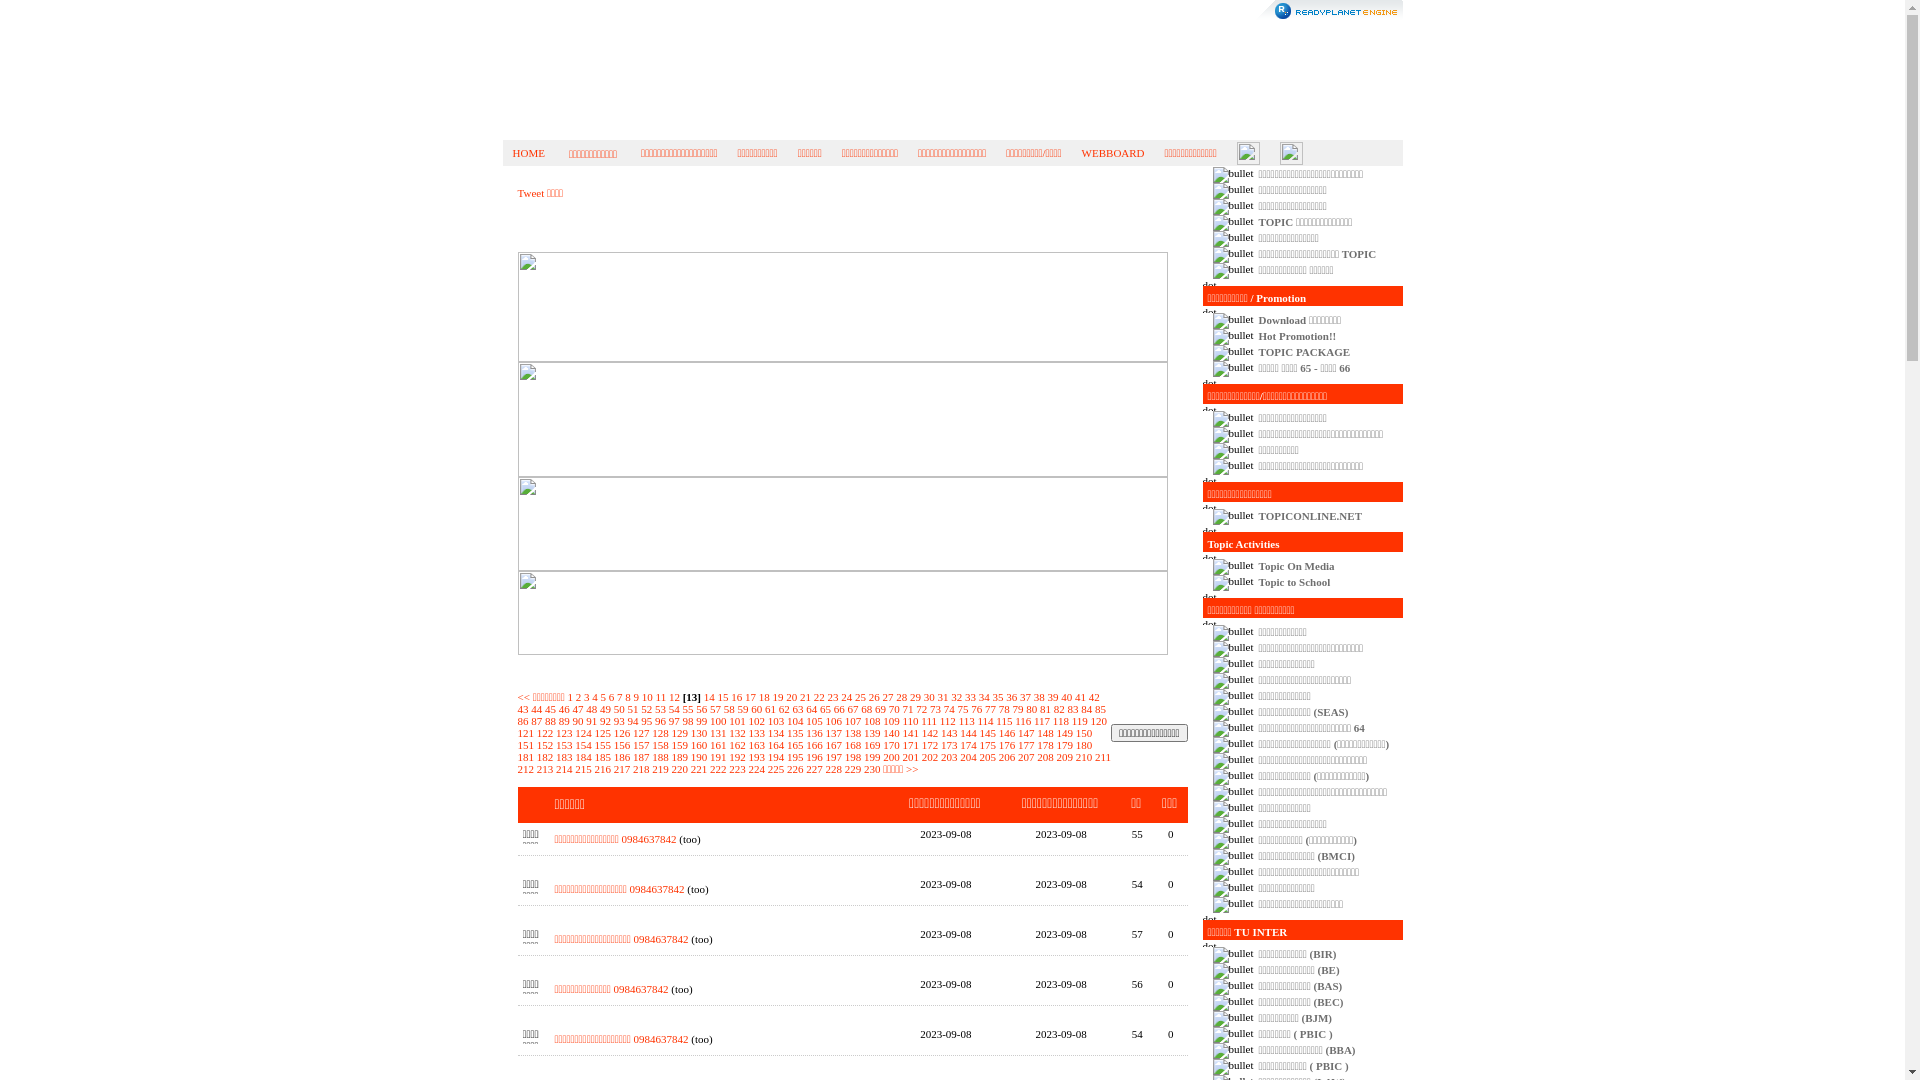  Describe the element at coordinates (618, 696) in the screenshot. I see `'7'` at that location.